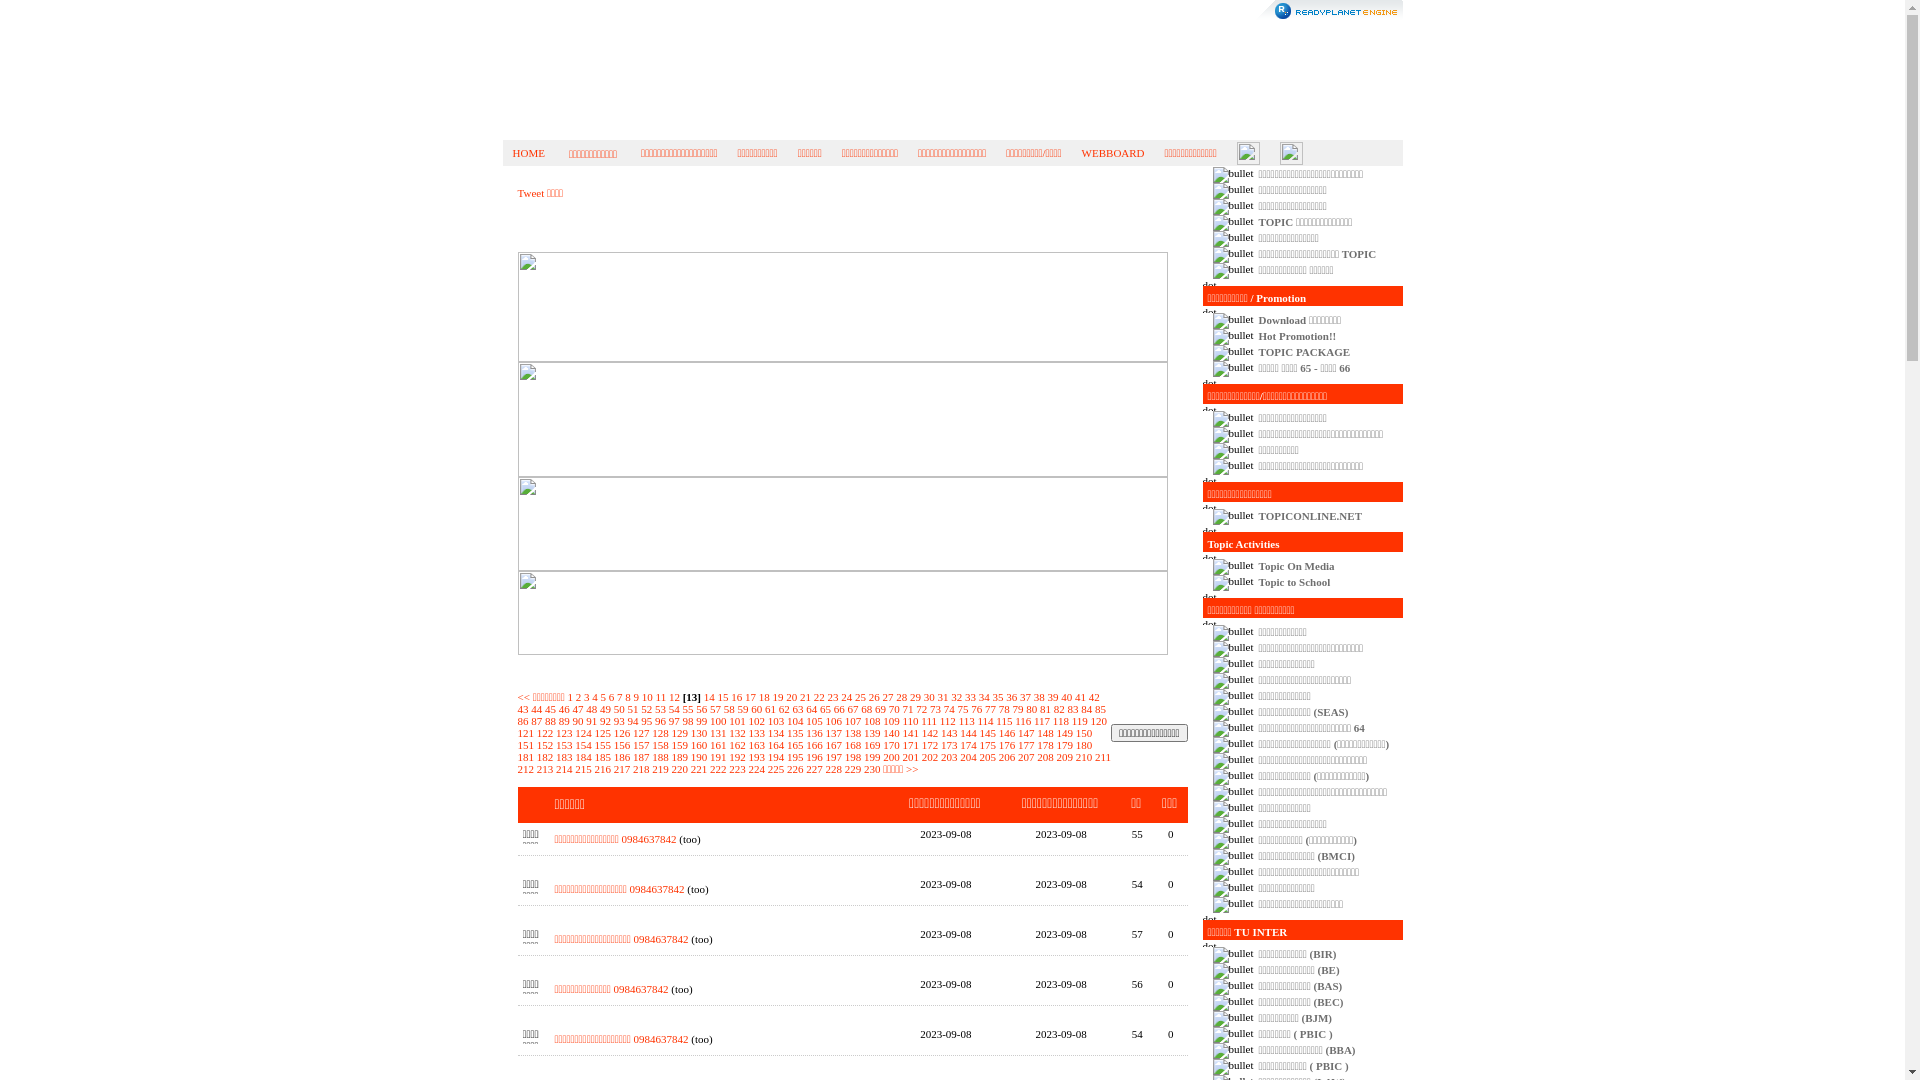  Describe the element at coordinates (618, 696) in the screenshot. I see `'7'` at that location.